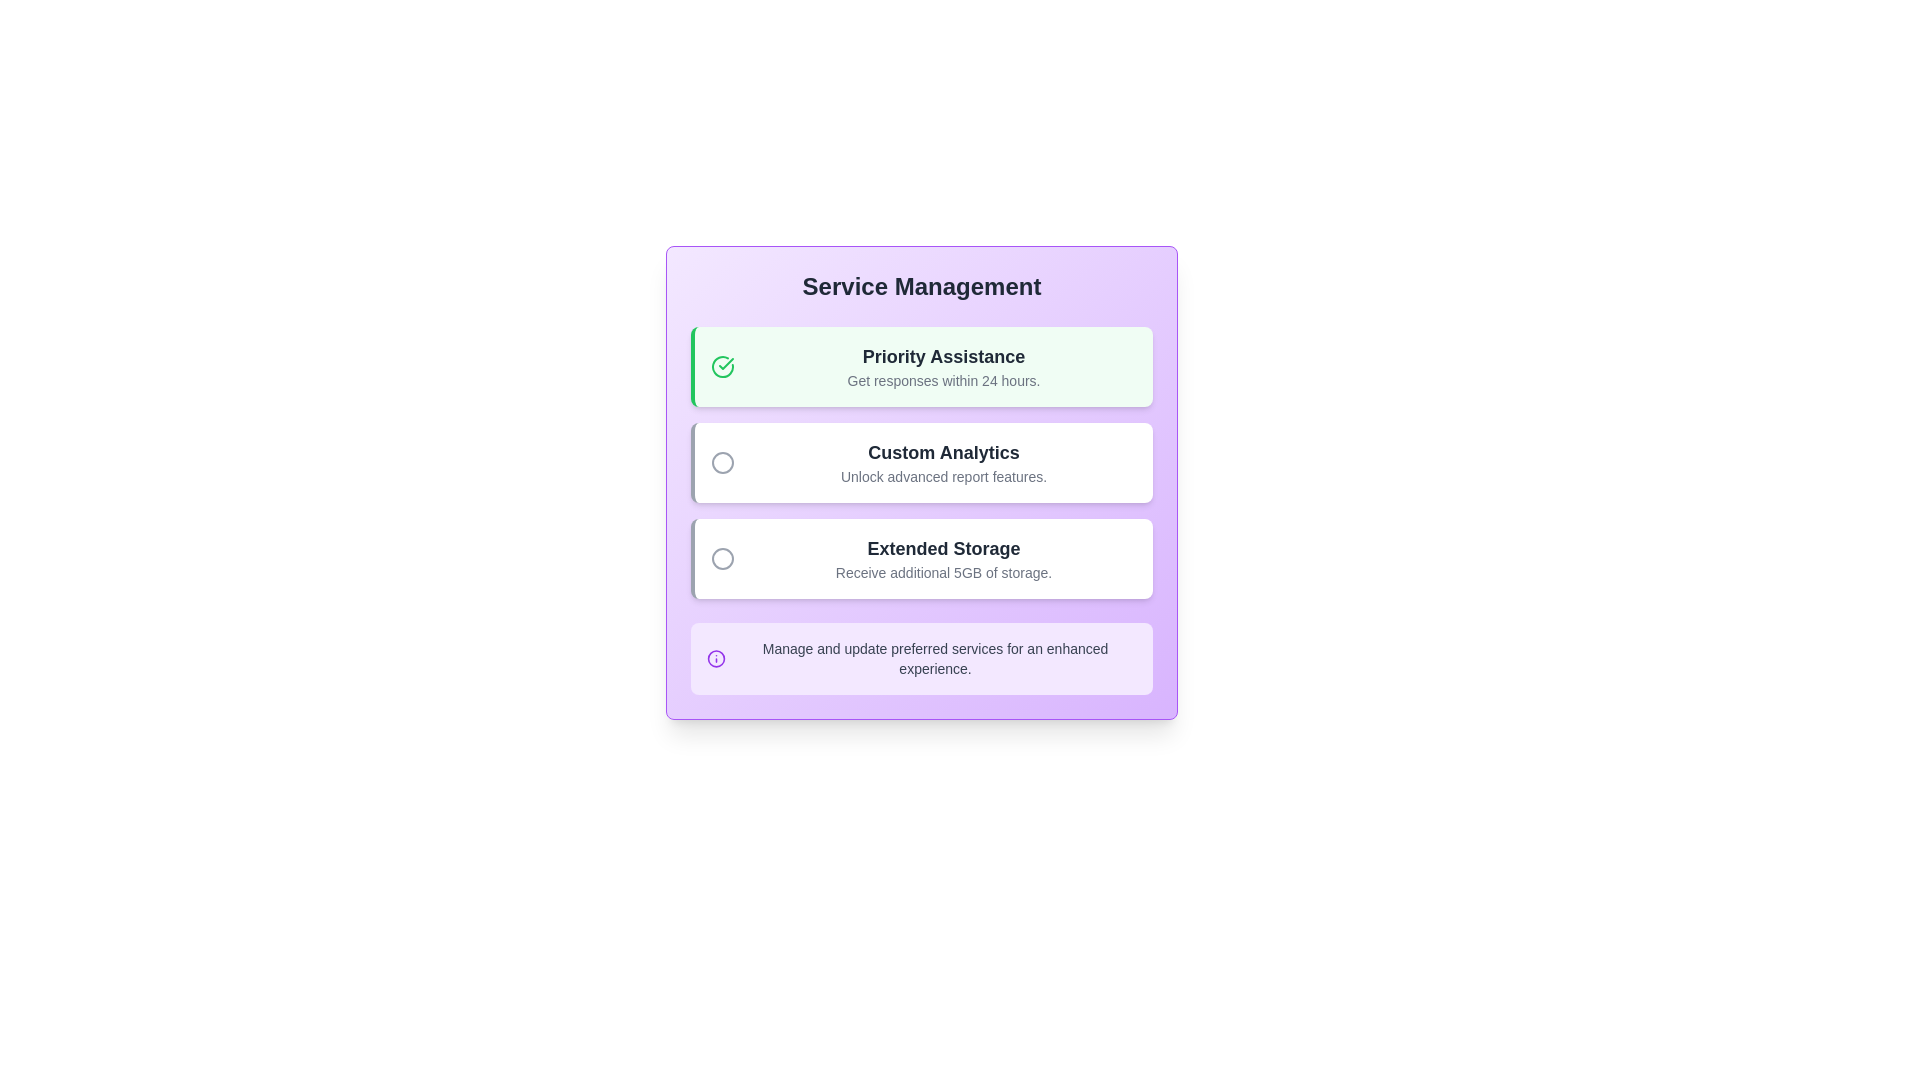  I want to click on the 'Priority Assistance' text section, which features a bold title and a subtitle, located in the first row of the multi-row list within the purple 'Service Management' panel, so click(943, 366).